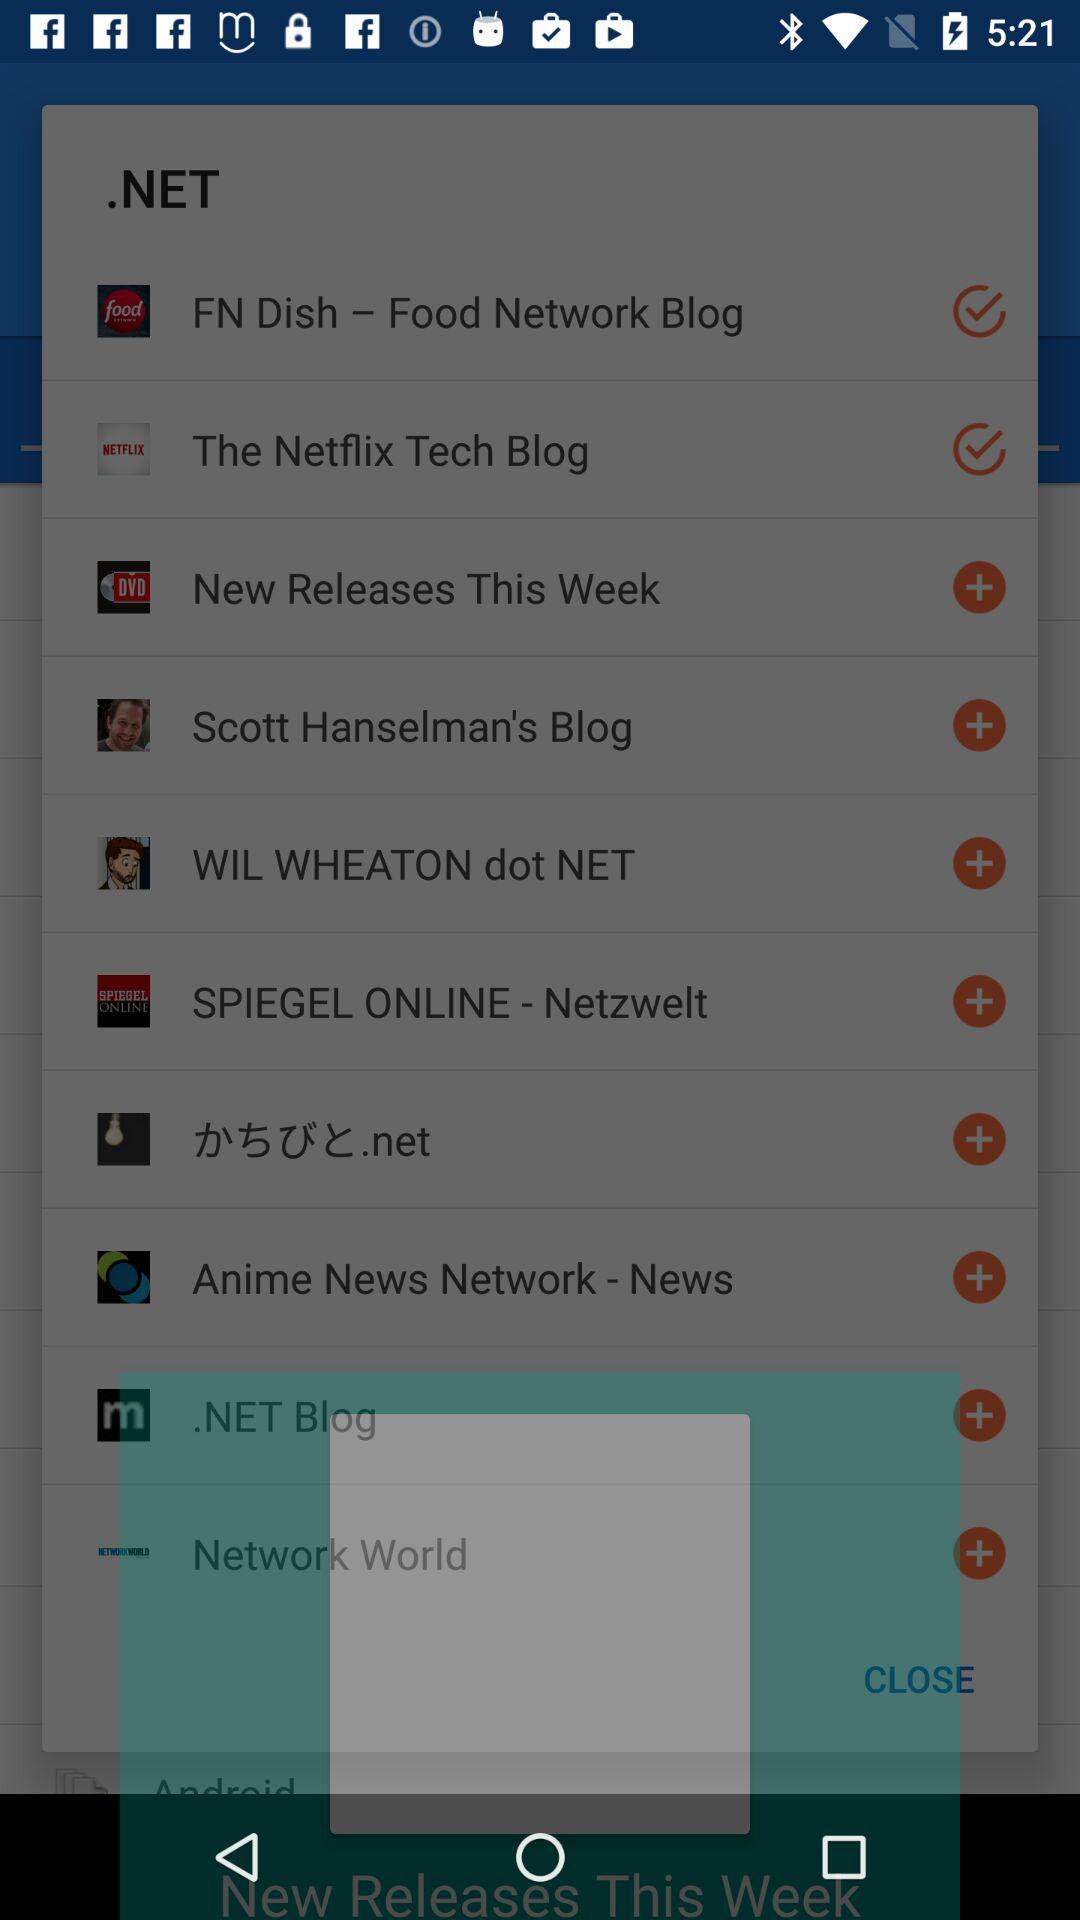 The image size is (1080, 1920). Describe the element at coordinates (978, 1139) in the screenshot. I see `add` at that location.